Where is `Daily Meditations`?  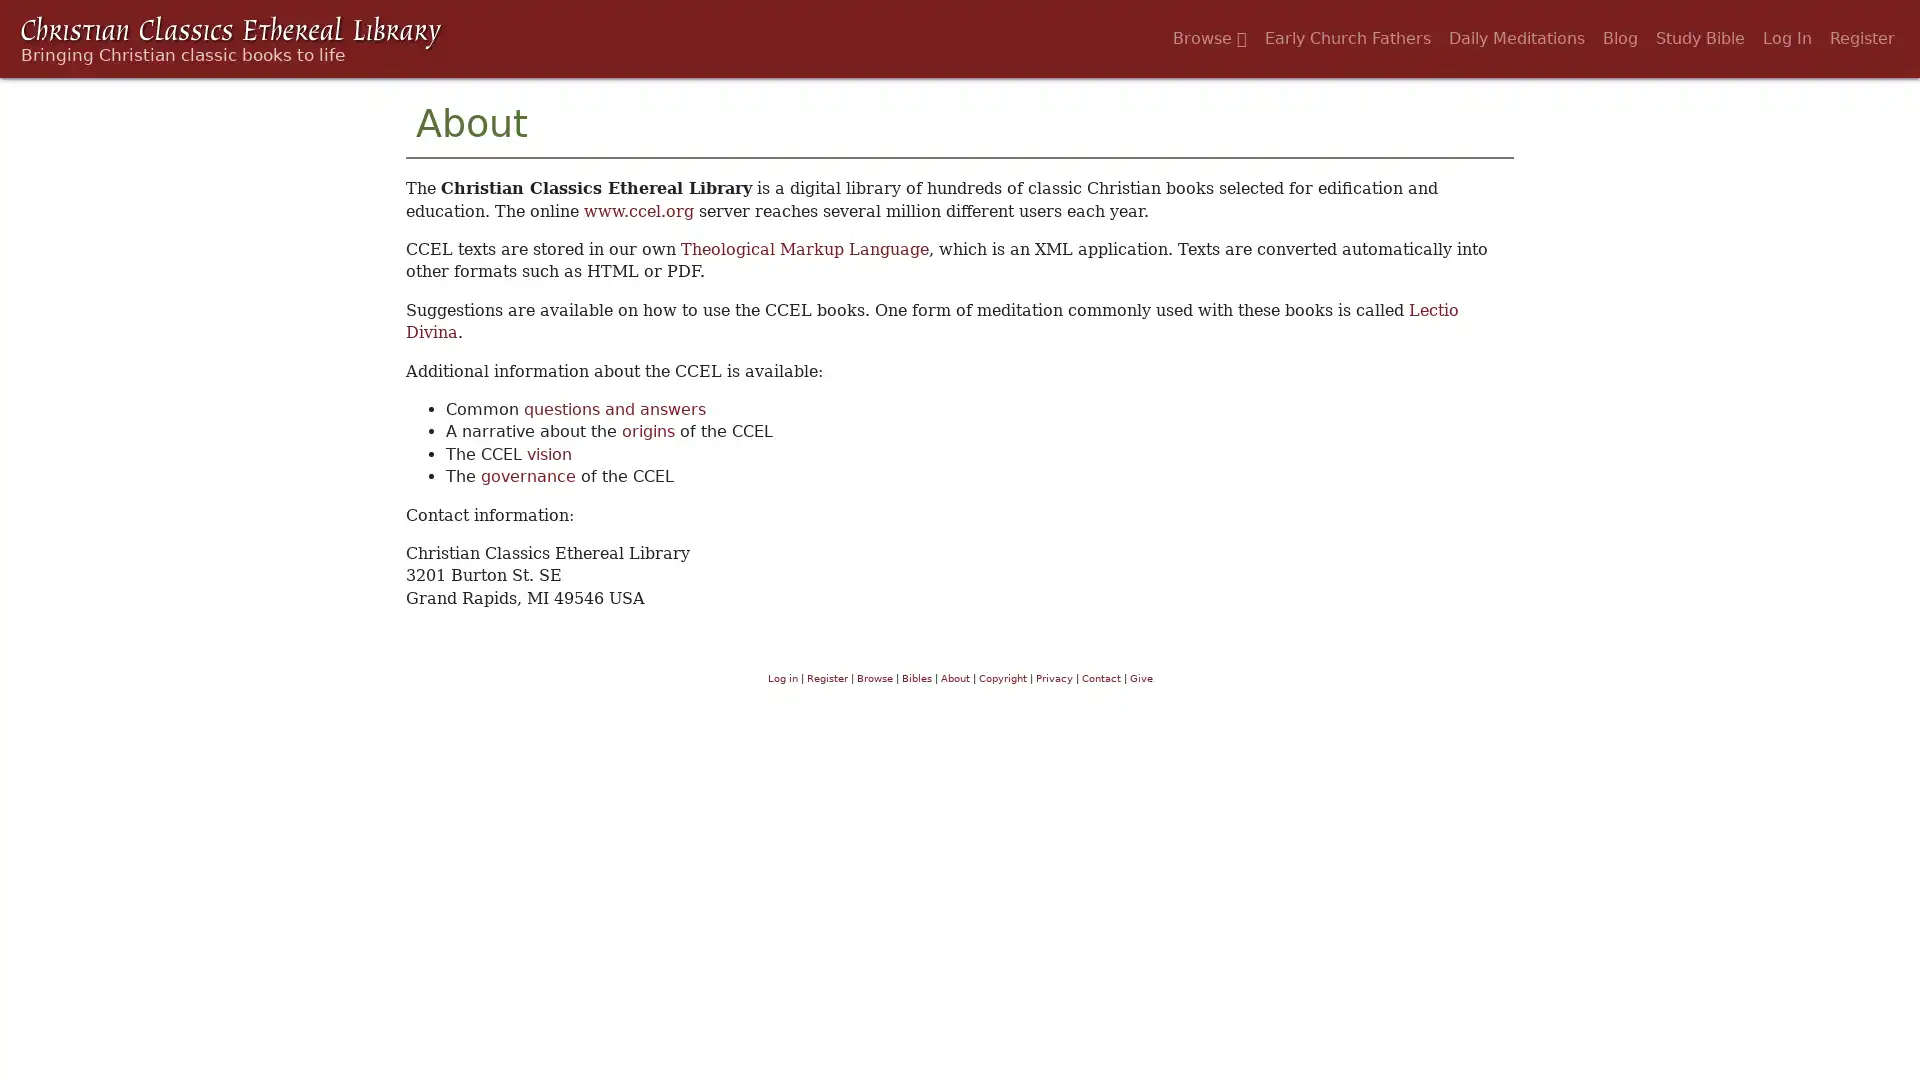 Daily Meditations is located at coordinates (1516, 38).